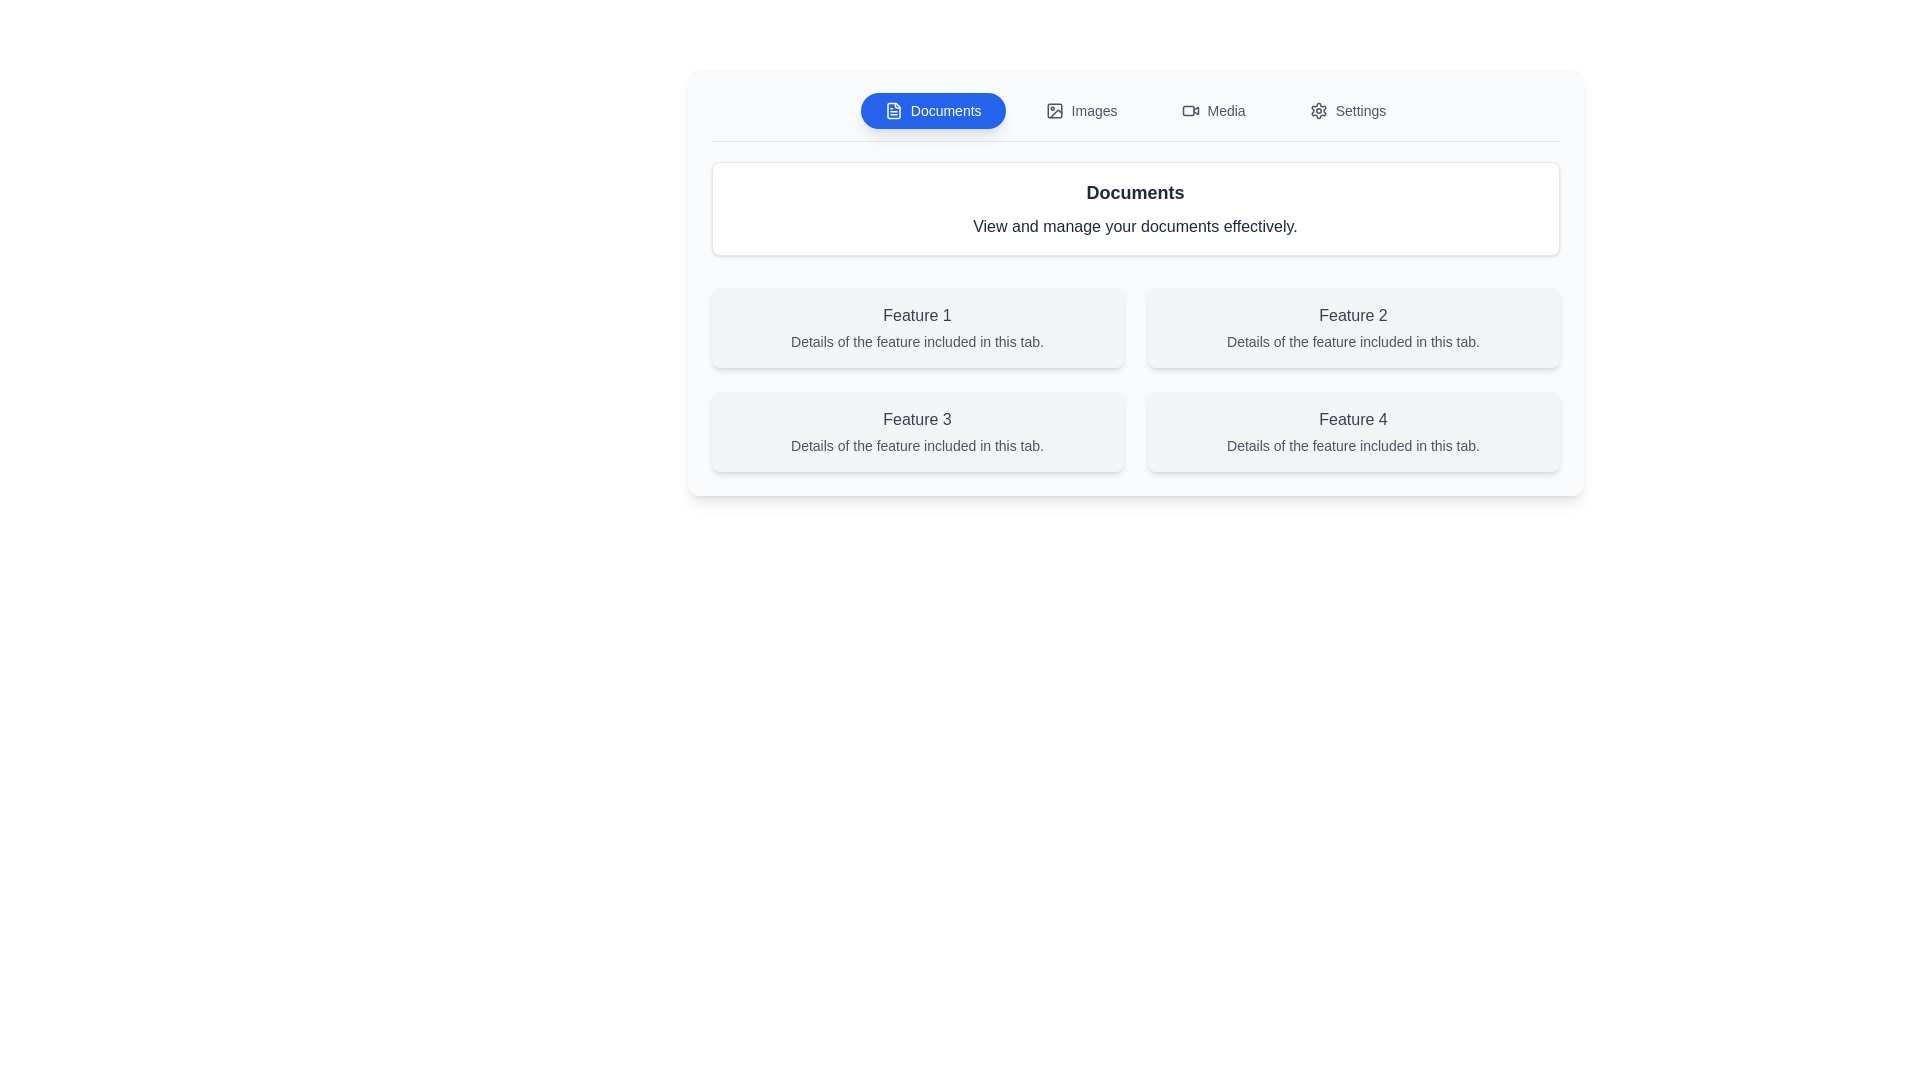 The image size is (1920, 1080). Describe the element at coordinates (1353, 341) in the screenshot. I see `the Text Label located beneath the heading 'Feature 2' in the upper right quadrant of the interface, which provides descriptive information about 'Feature 2'` at that location.